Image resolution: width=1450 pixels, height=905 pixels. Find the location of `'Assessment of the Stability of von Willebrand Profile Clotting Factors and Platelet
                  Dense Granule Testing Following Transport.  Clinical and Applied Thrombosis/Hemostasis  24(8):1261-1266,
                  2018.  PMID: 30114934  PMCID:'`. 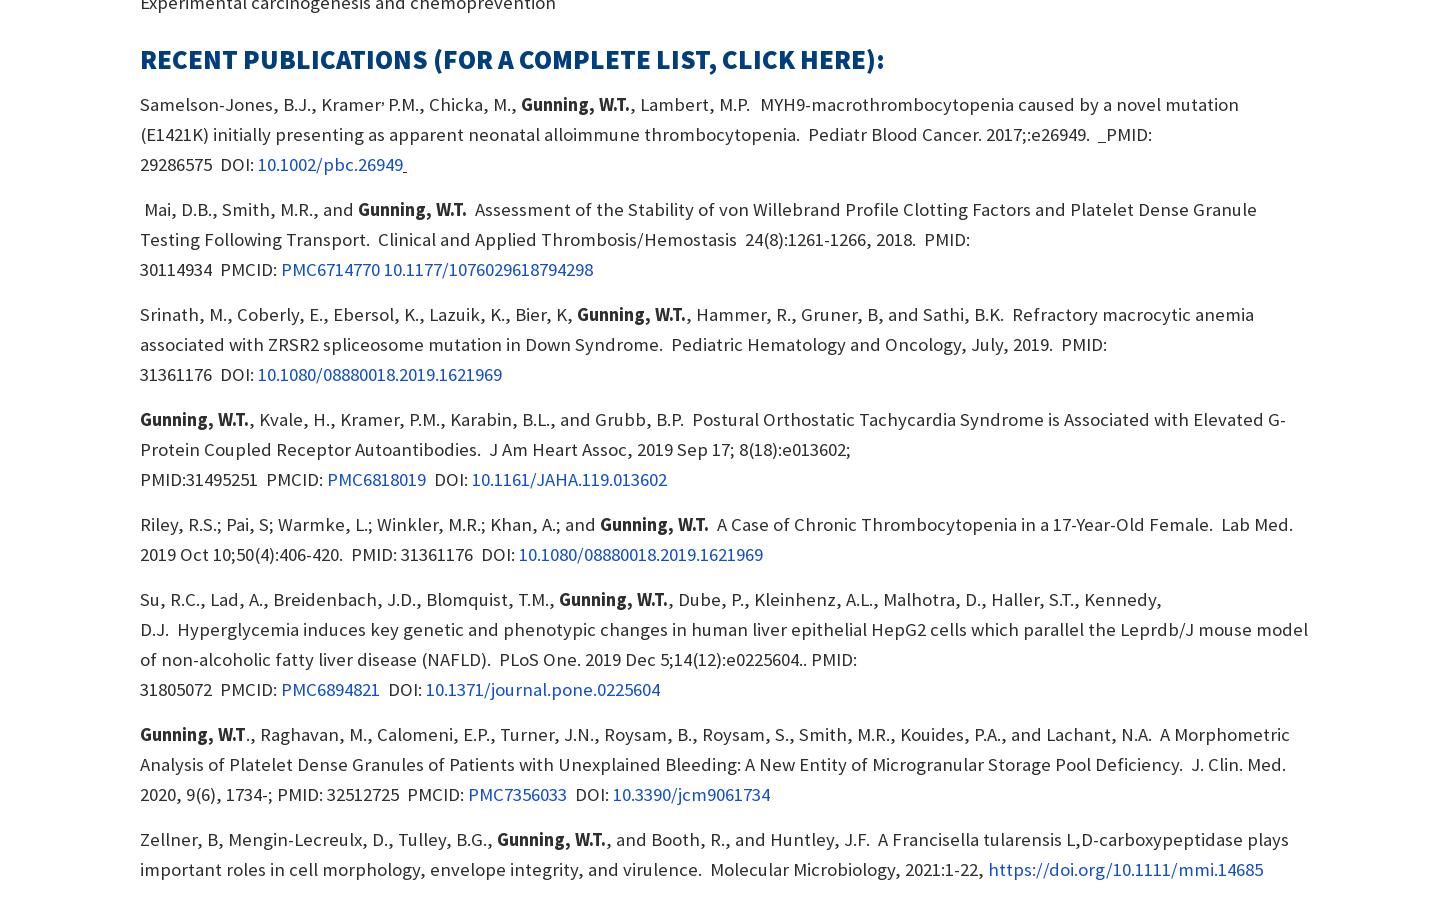

'Assessment of the Stability of von Willebrand Profile Clotting Factors and Platelet
                  Dense Granule Testing Following Transport.  Clinical and Applied Thrombosis/Hemostasis  24(8):1261-1266,
                  2018.  PMID: 30114934  PMCID:' is located at coordinates (697, 238).